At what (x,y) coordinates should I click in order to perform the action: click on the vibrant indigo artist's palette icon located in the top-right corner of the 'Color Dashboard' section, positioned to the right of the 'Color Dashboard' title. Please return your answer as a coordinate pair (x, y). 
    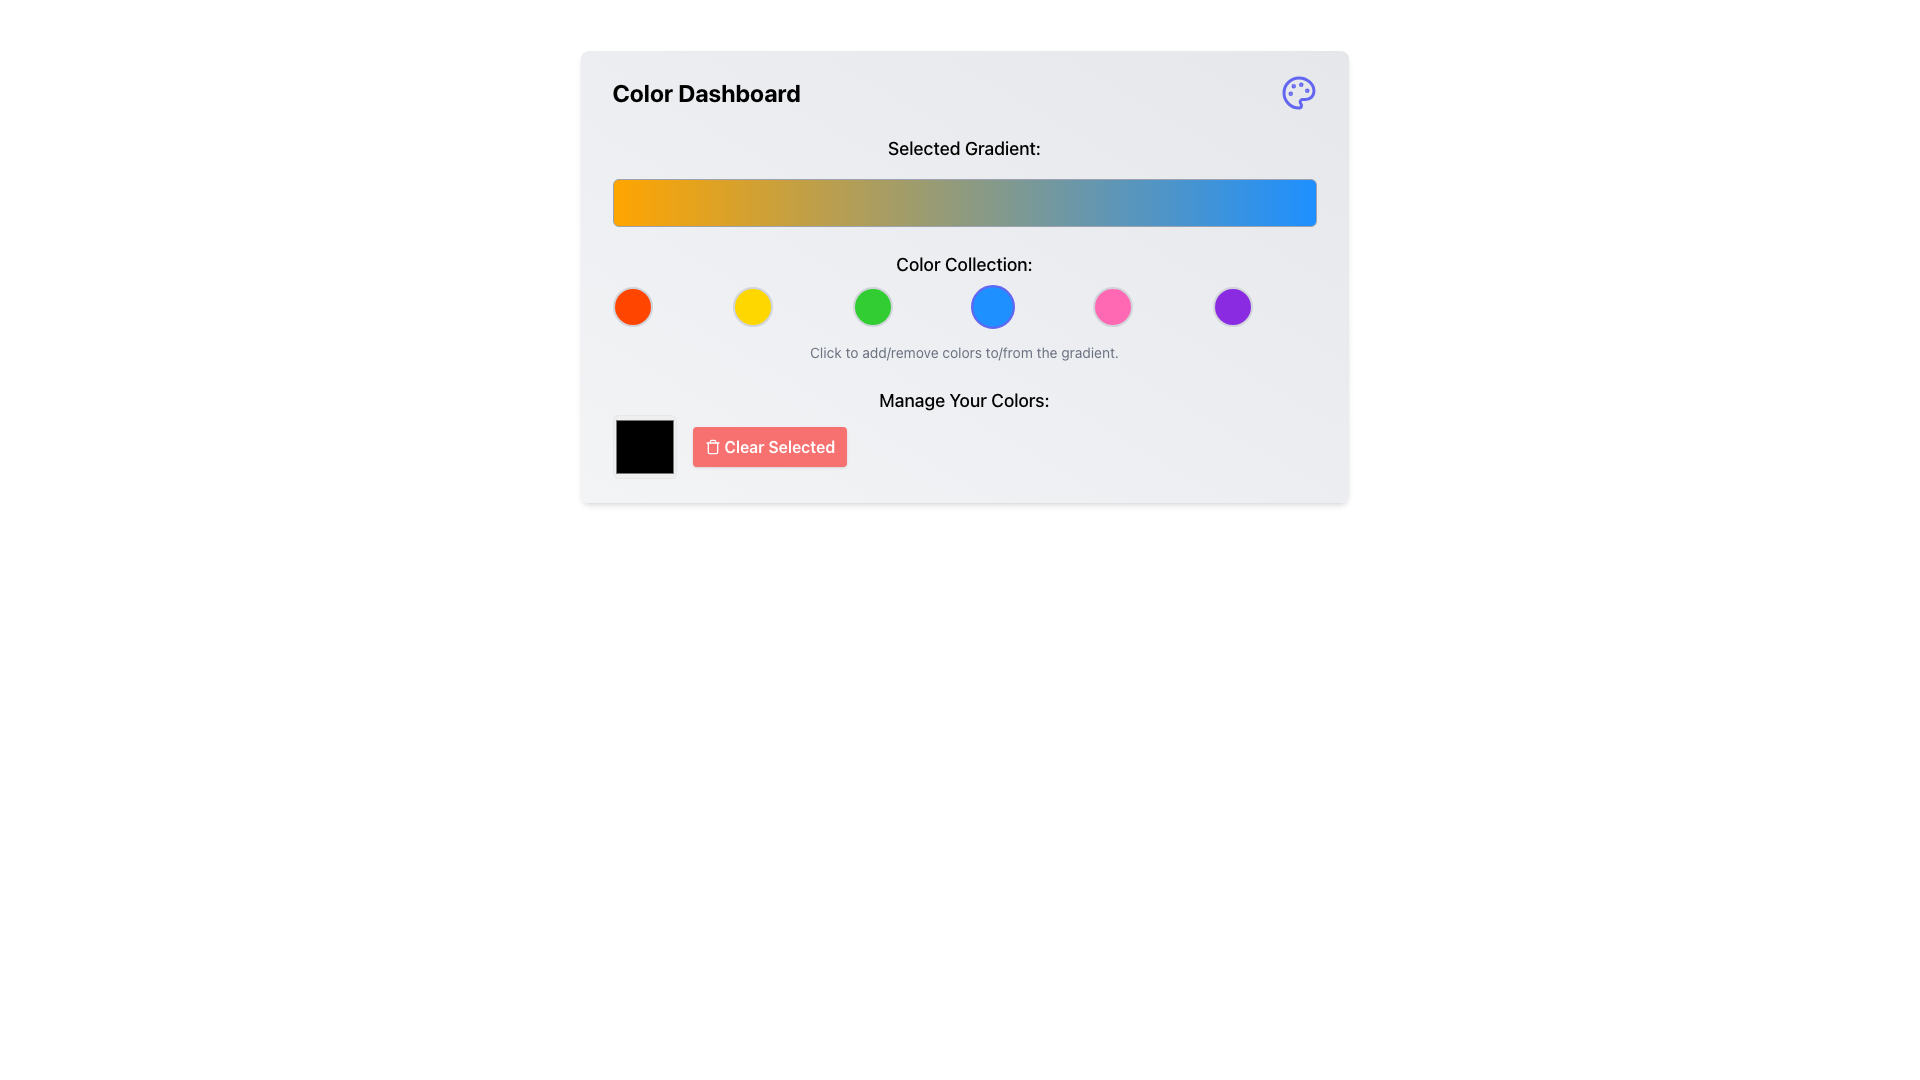
    Looking at the image, I should click on (1298, 92).